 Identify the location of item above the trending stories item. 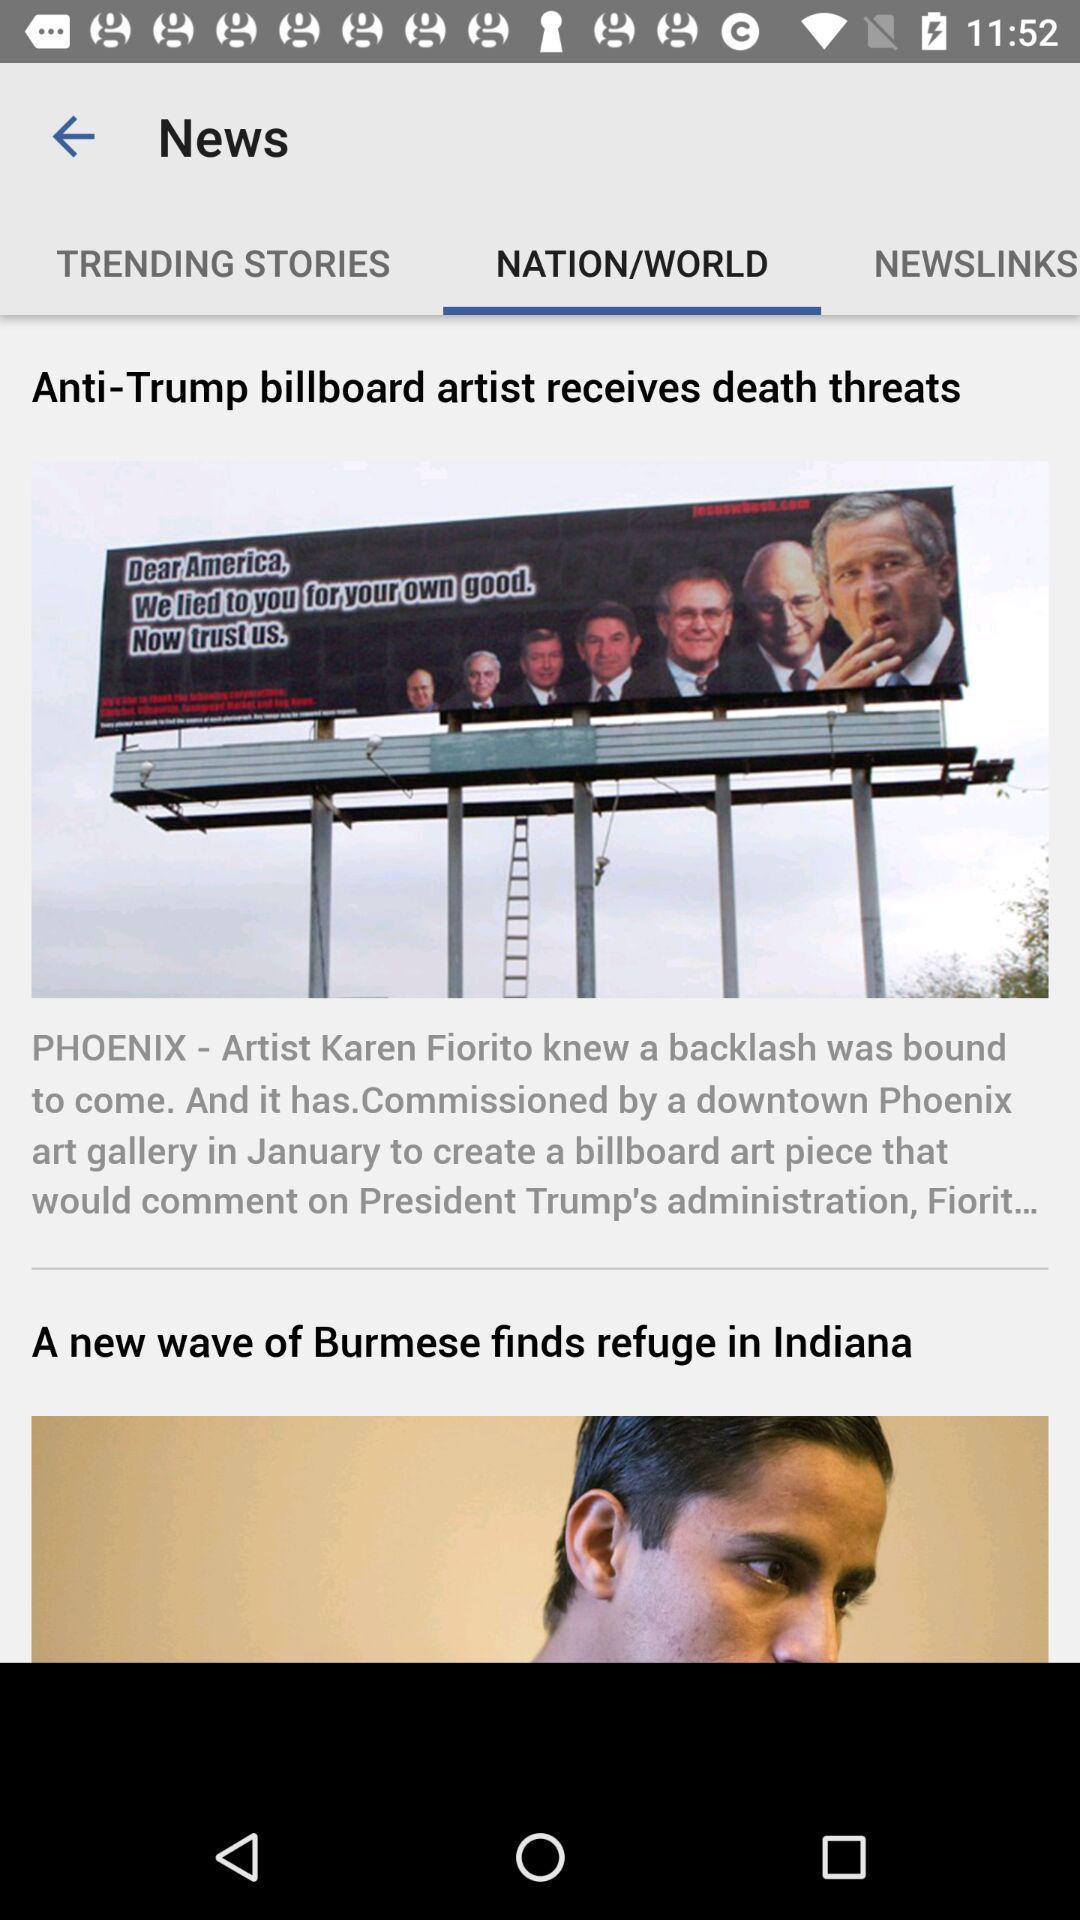
(72, 135).